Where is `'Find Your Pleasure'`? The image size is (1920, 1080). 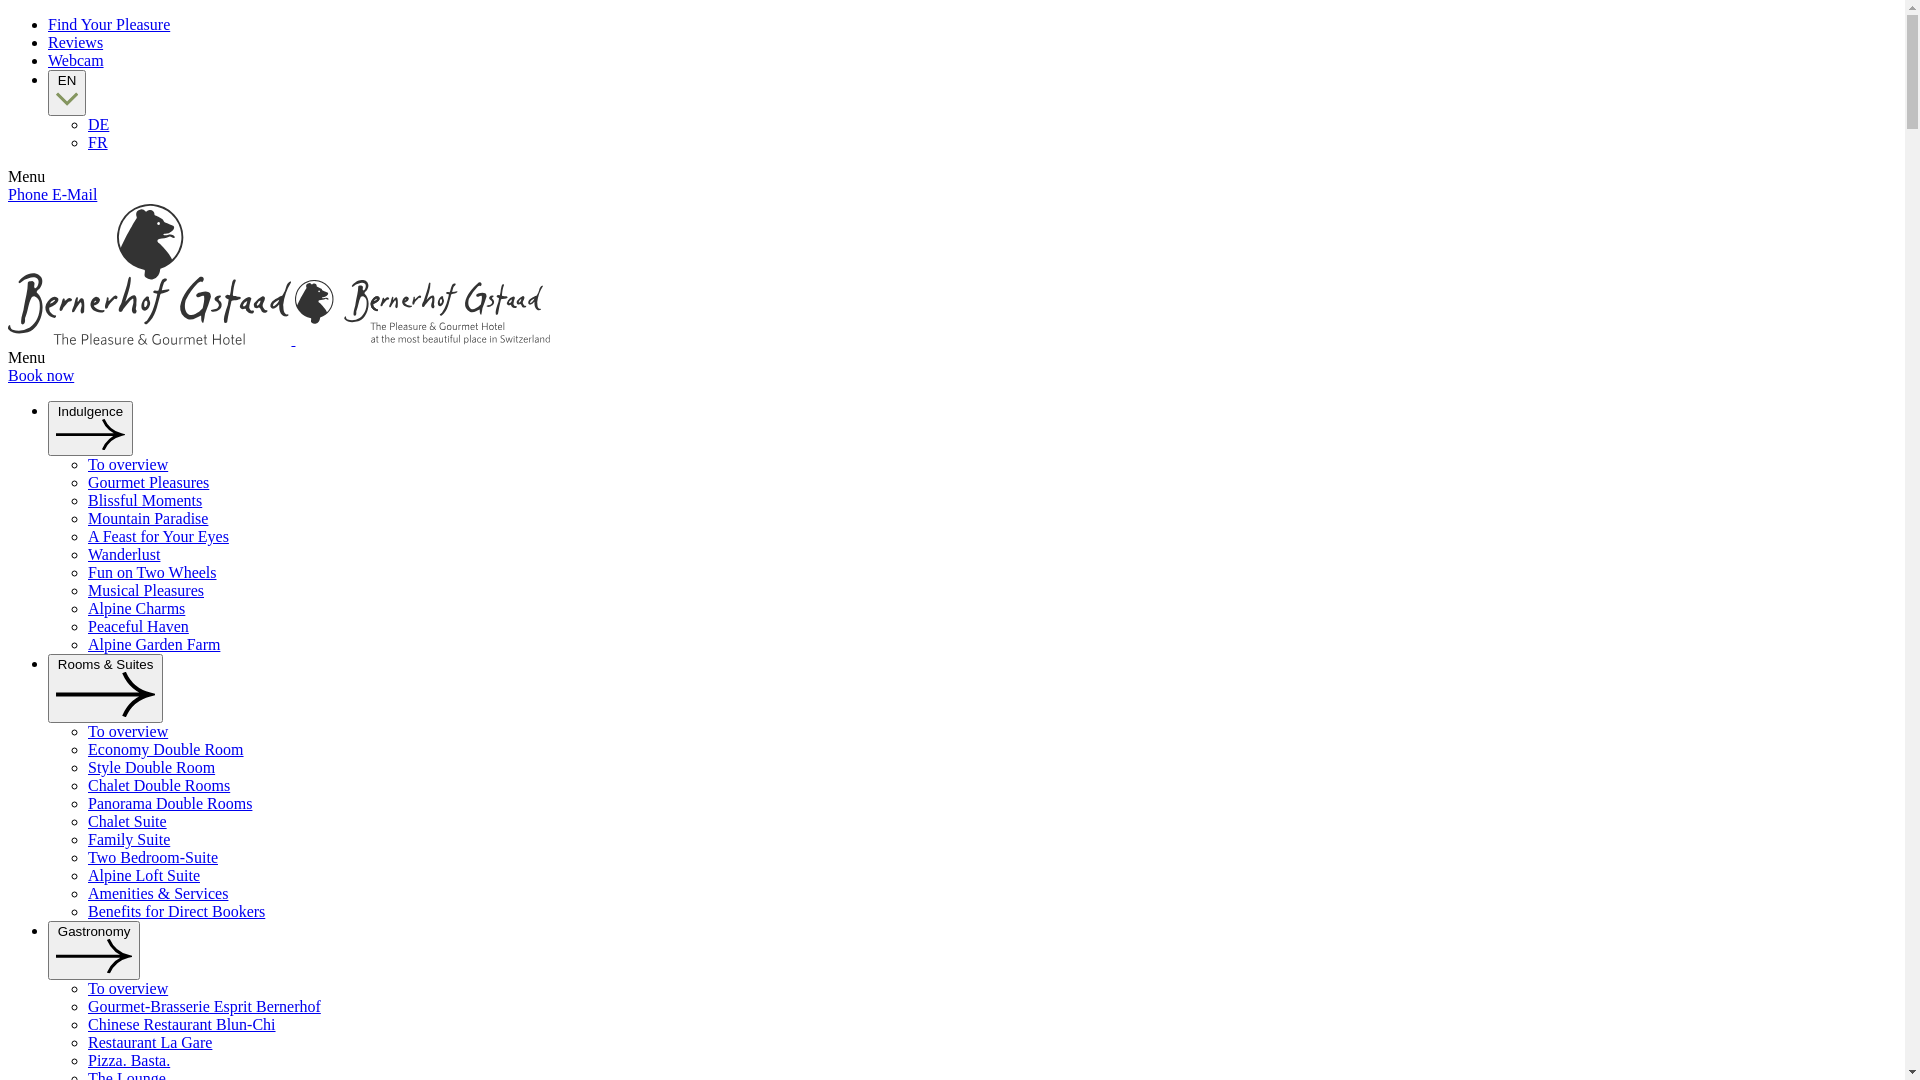
'Find Your Pleasure' is located at coordinates (108, 24).